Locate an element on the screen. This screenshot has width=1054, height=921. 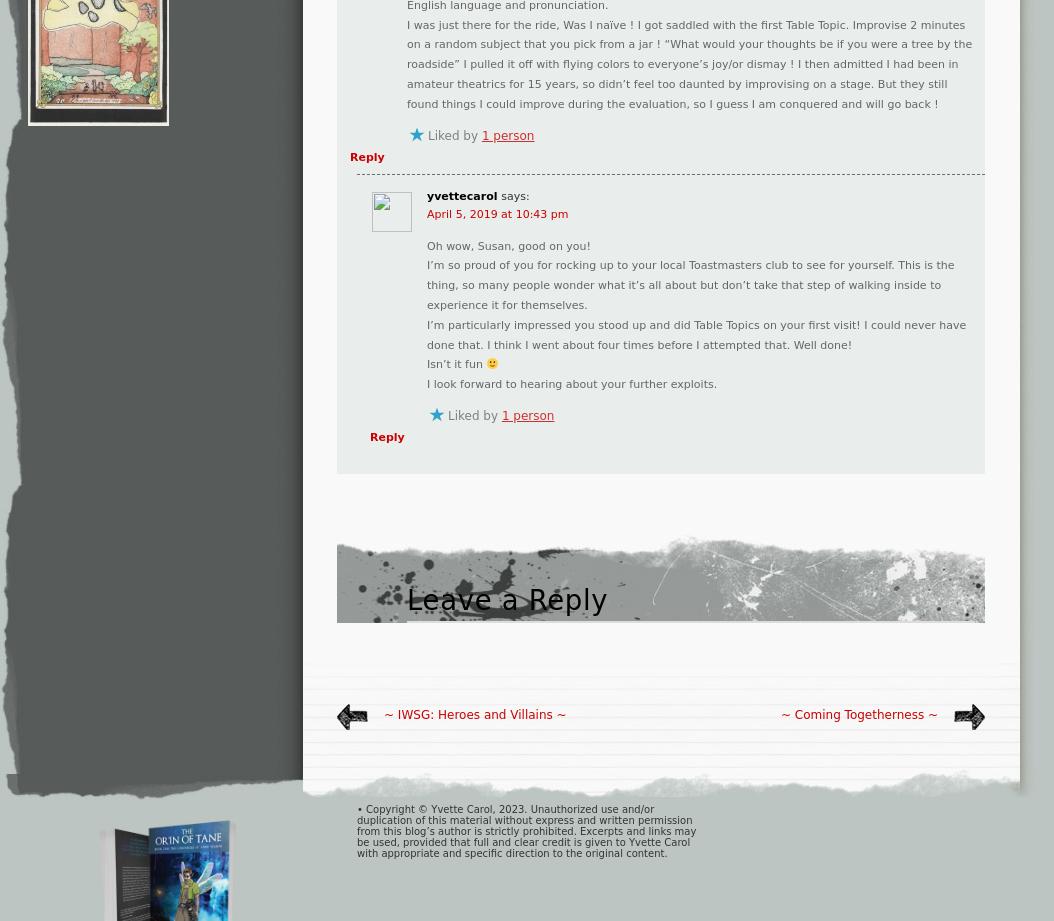
'•	Copyright

© Yvette Carol, 2023. Unauthorized use and/or duplication of this material without express and written permission from this blog’s author is strictly prohibited. Excerpts and links may be used, provided that full and clear credit is given to Yvette Carol with appropriate and specific direction to the original content.' is located at coordinates (525, 829).